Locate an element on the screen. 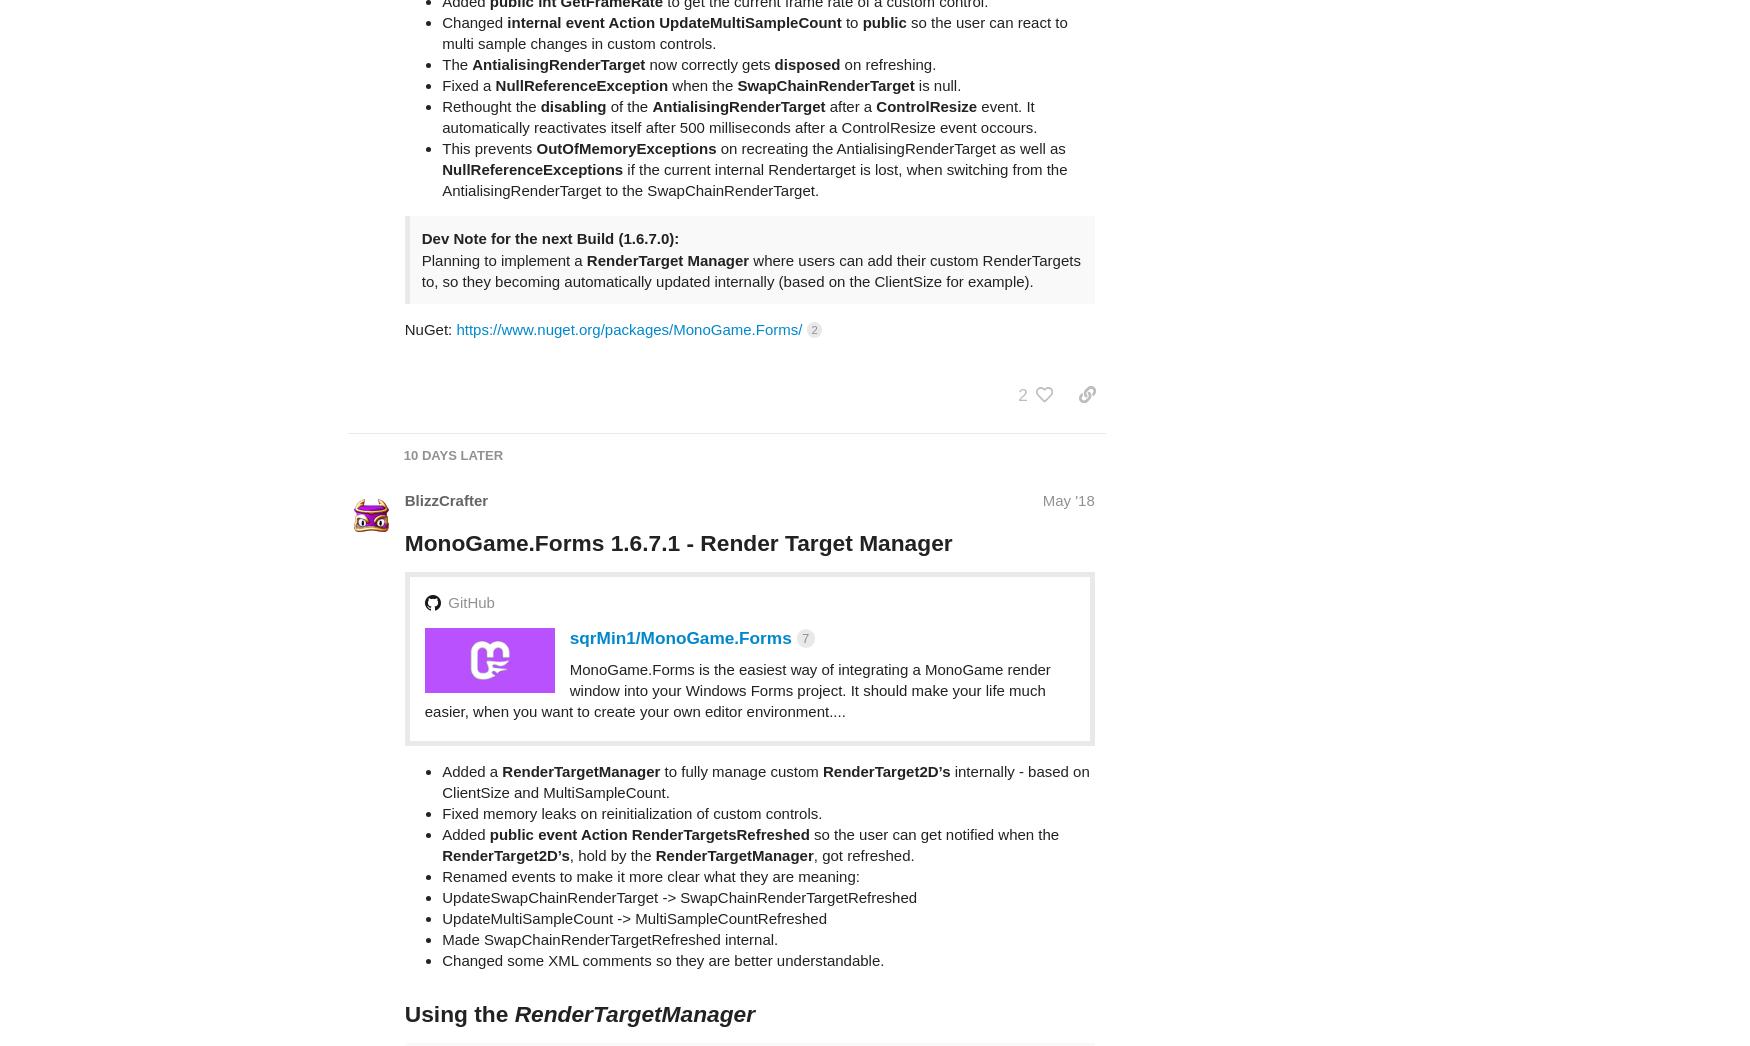  'Dev Note for the next Build (1.6.7.0):' is located at coordinates (420, 160).